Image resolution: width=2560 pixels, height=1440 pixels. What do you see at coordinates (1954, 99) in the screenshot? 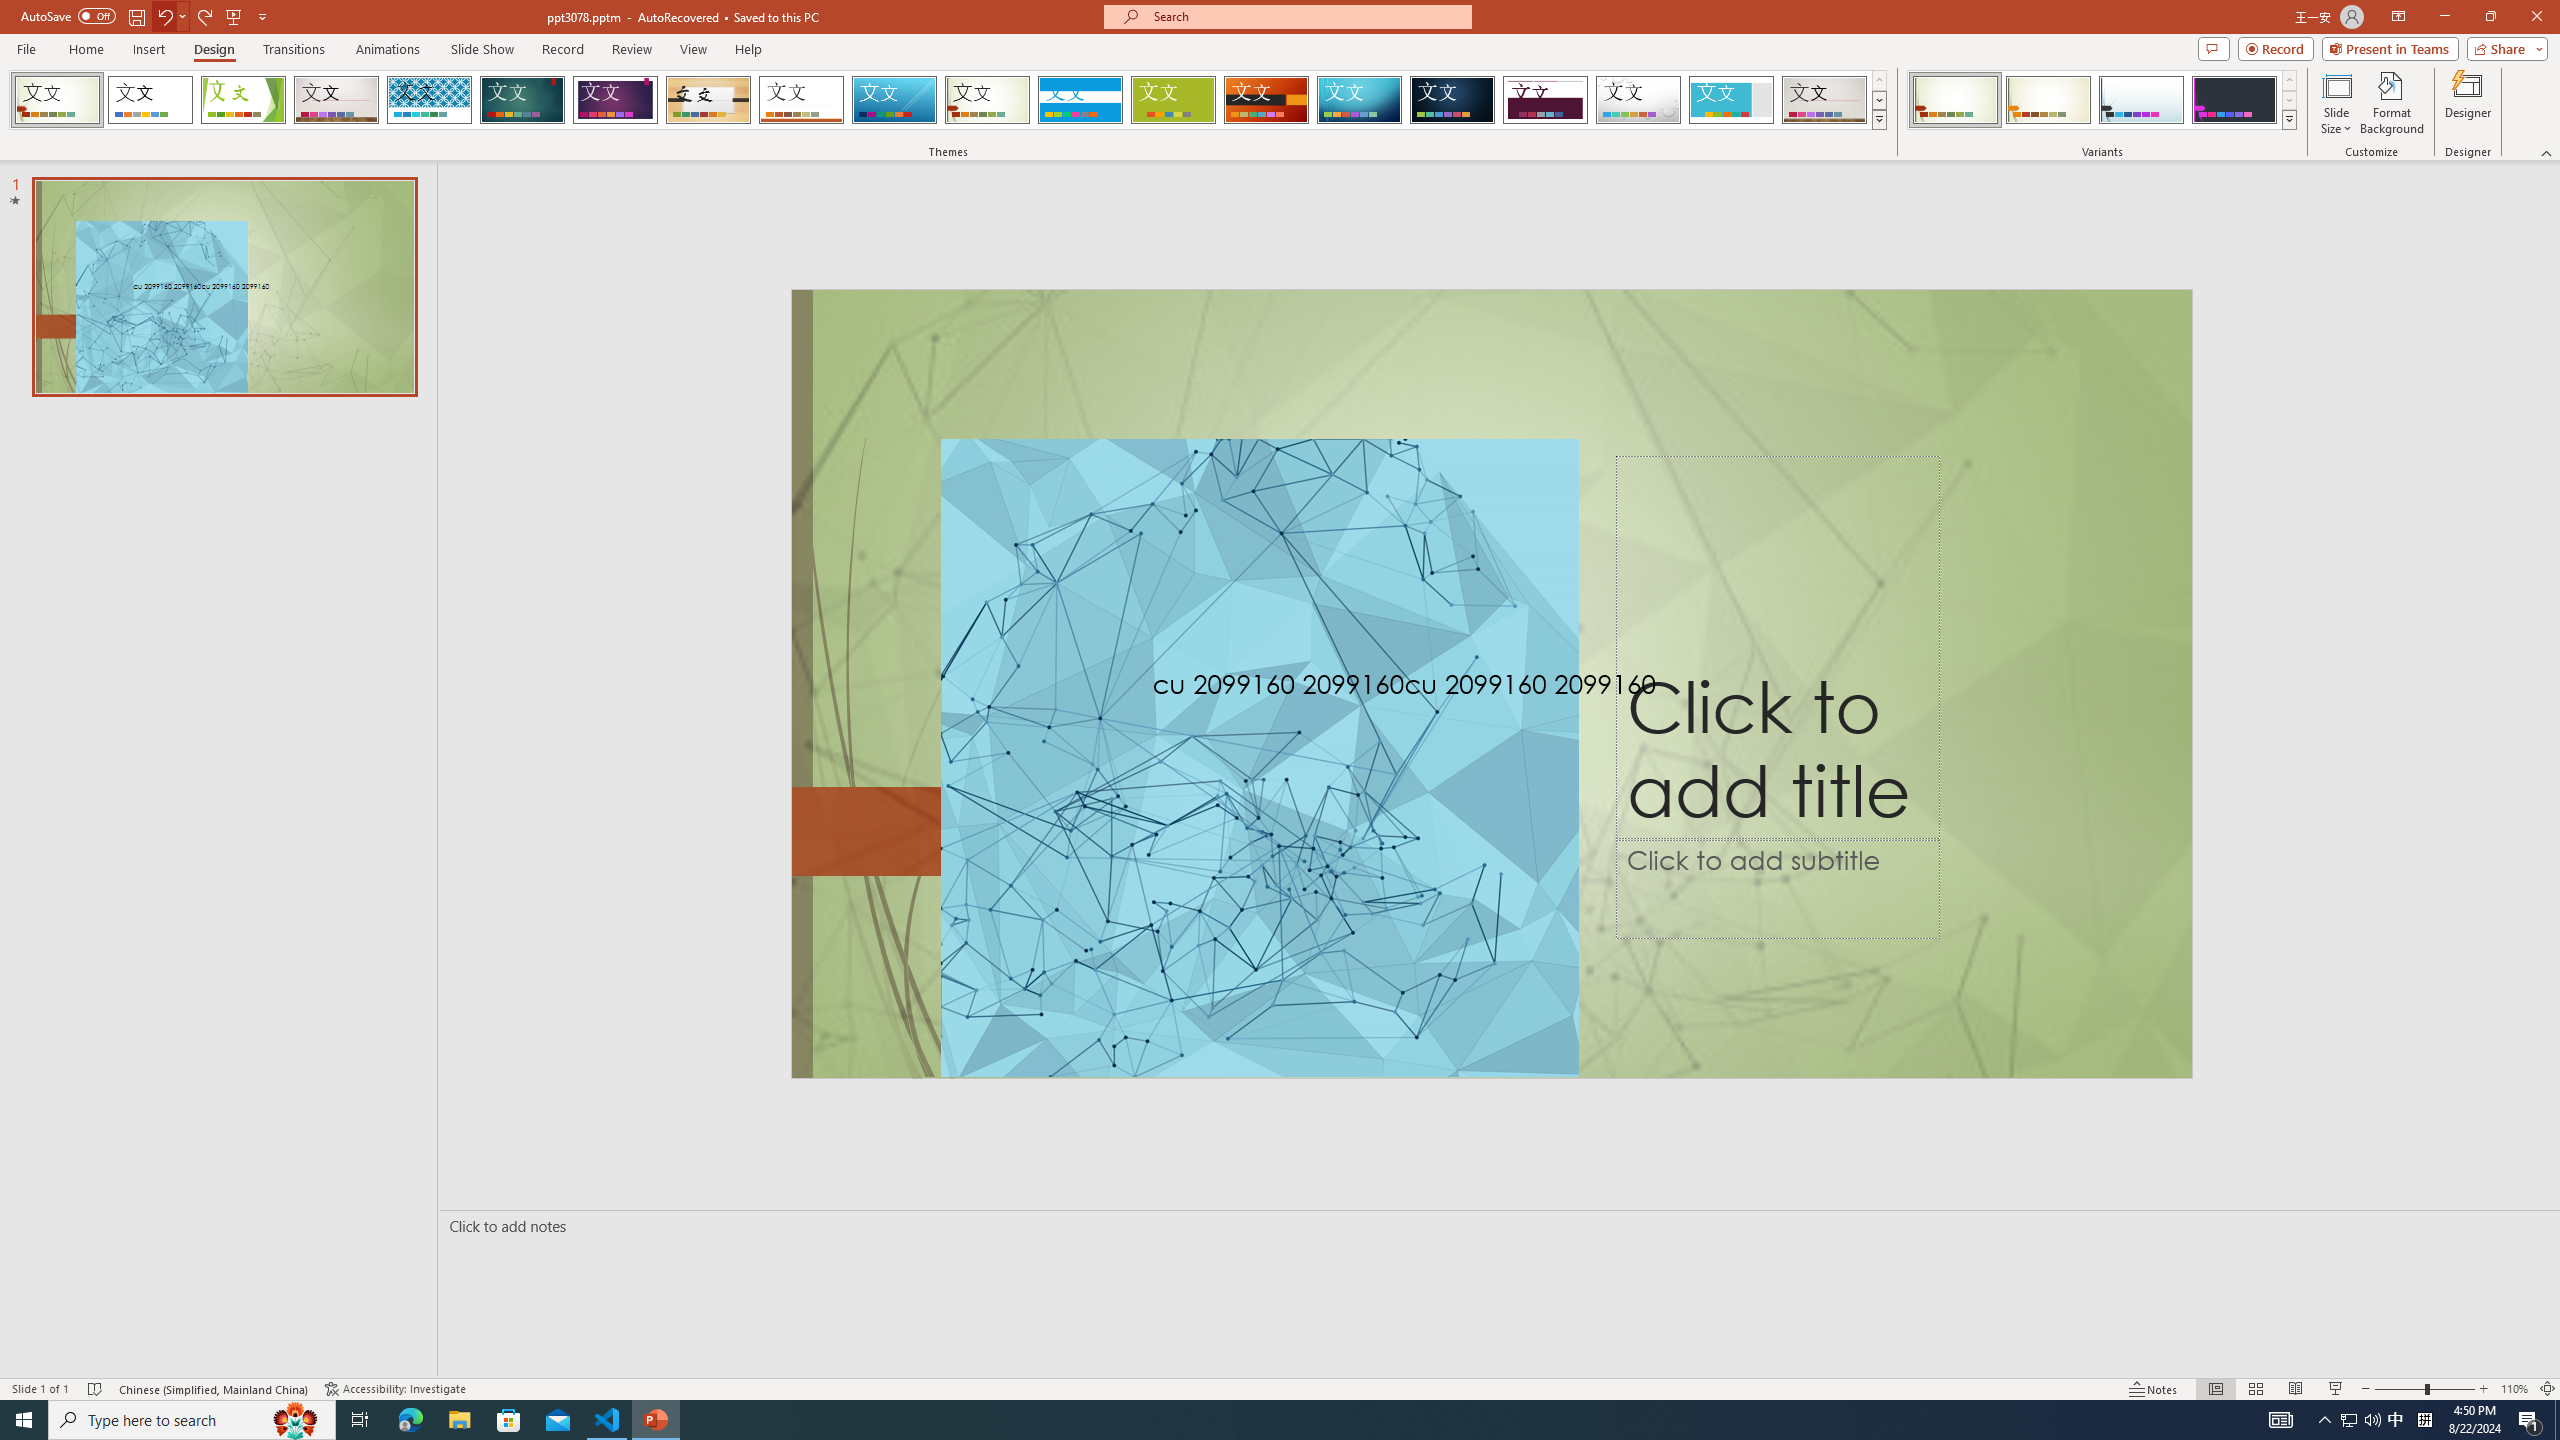
I see `'Wisp Variant 1'` at bounding box center [1954, 99].